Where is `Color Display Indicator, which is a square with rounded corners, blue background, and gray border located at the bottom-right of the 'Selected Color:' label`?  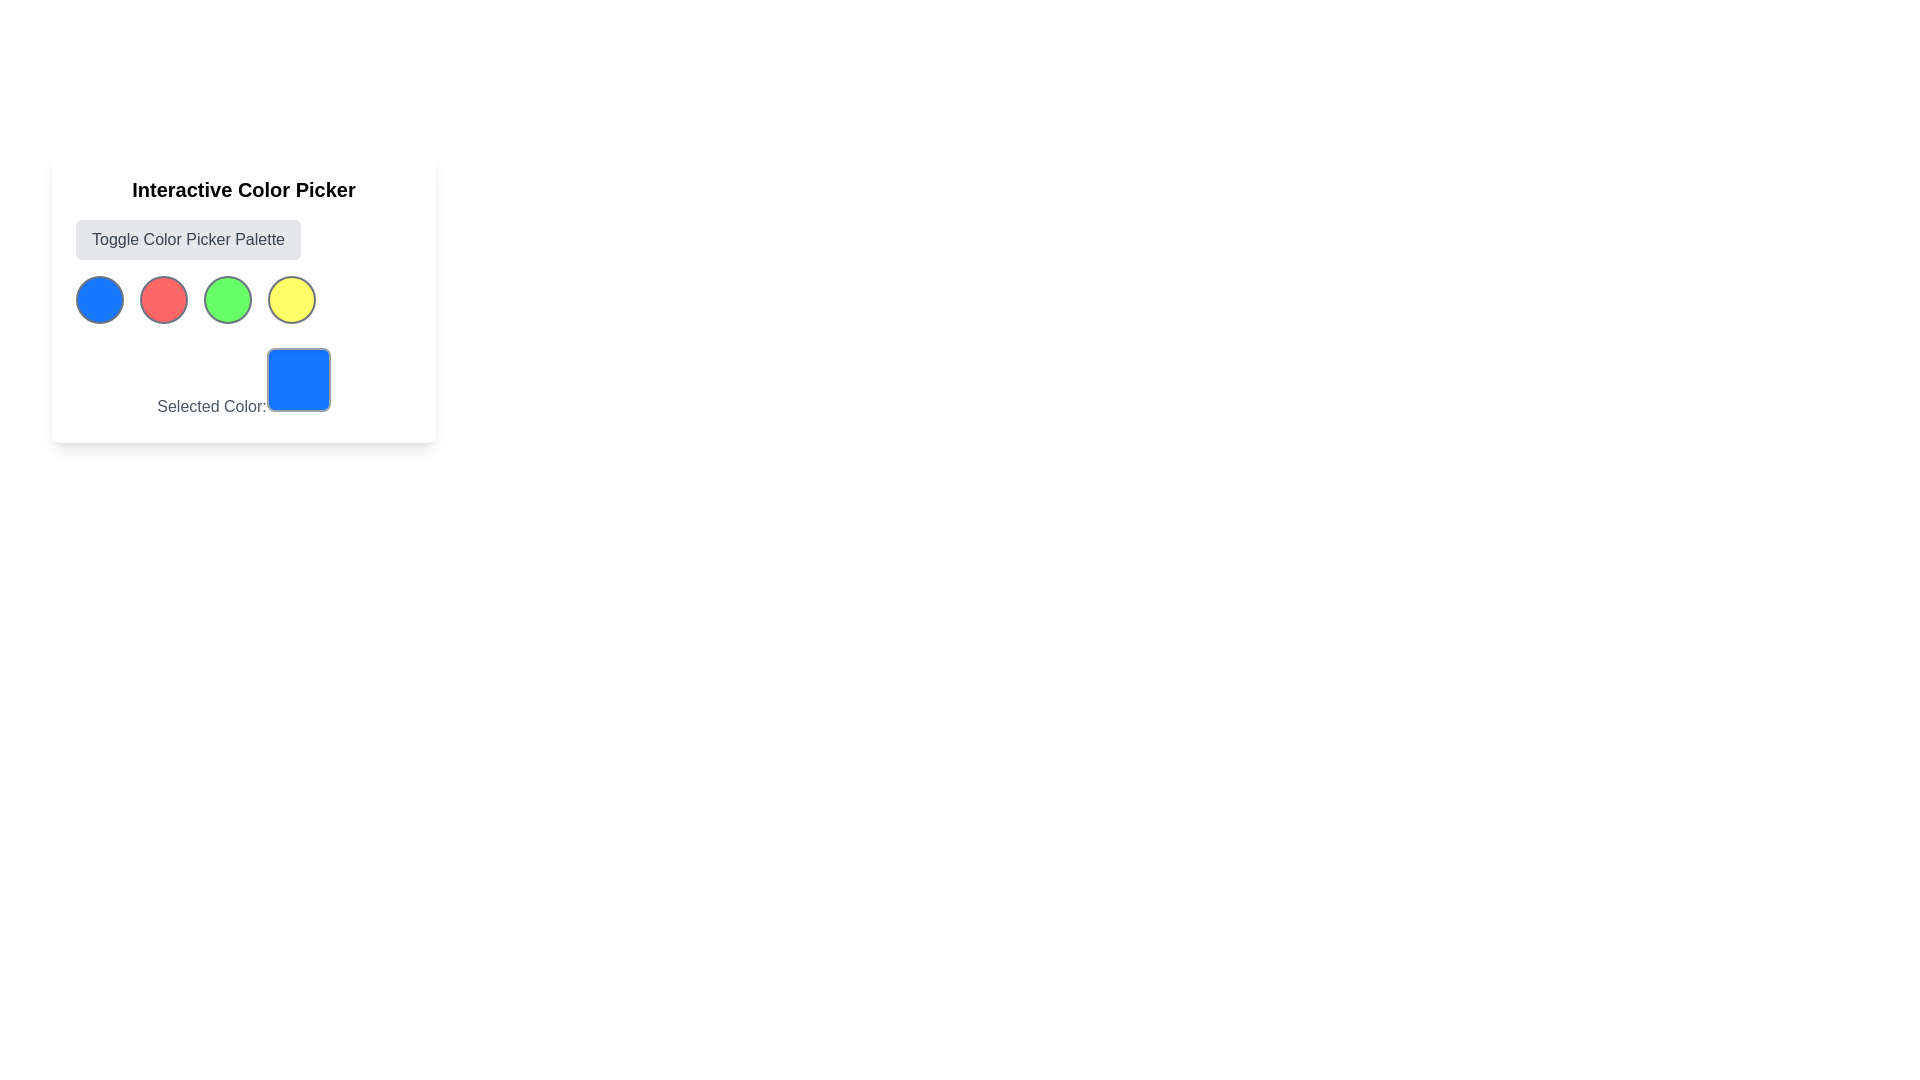
Color Display Indicator, which is a square with rounded corners, blue background, and gray border located at the bottom-right of the 'Selected Color:' label is located at coordinates (297, 380).